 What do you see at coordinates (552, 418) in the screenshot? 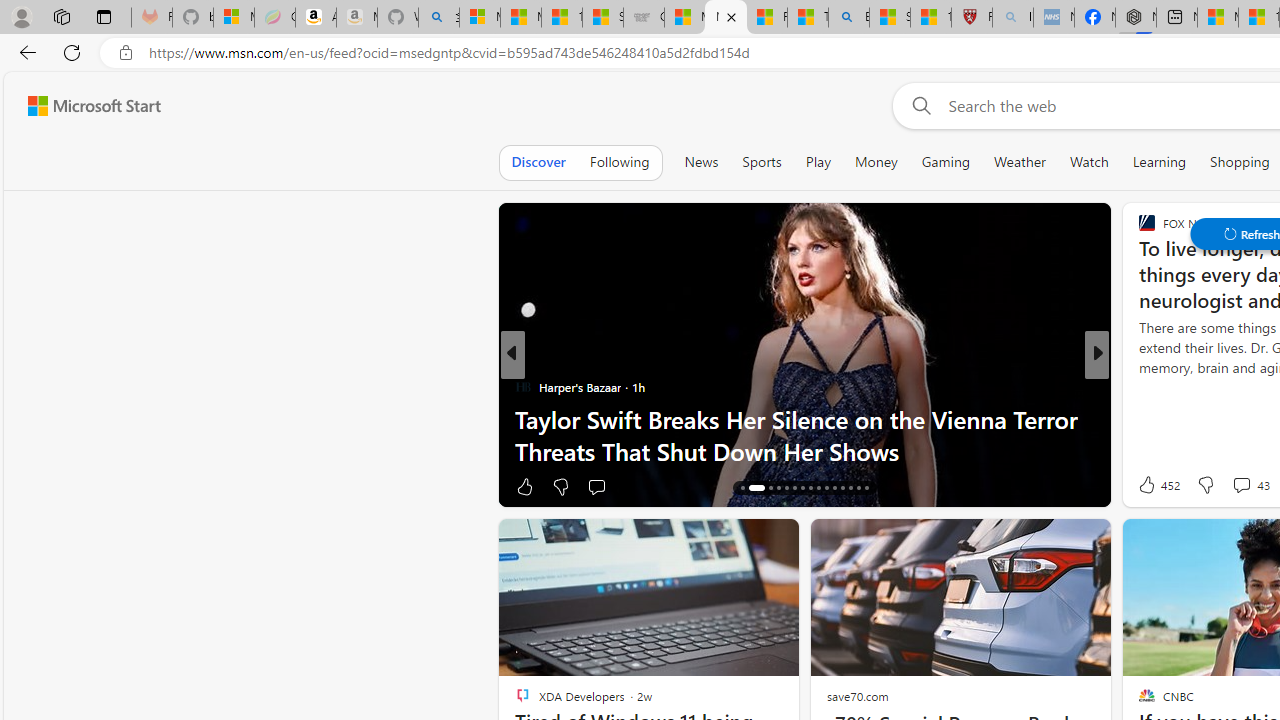
I see `'MetroOpinion'` at bounding box center [552, 418].